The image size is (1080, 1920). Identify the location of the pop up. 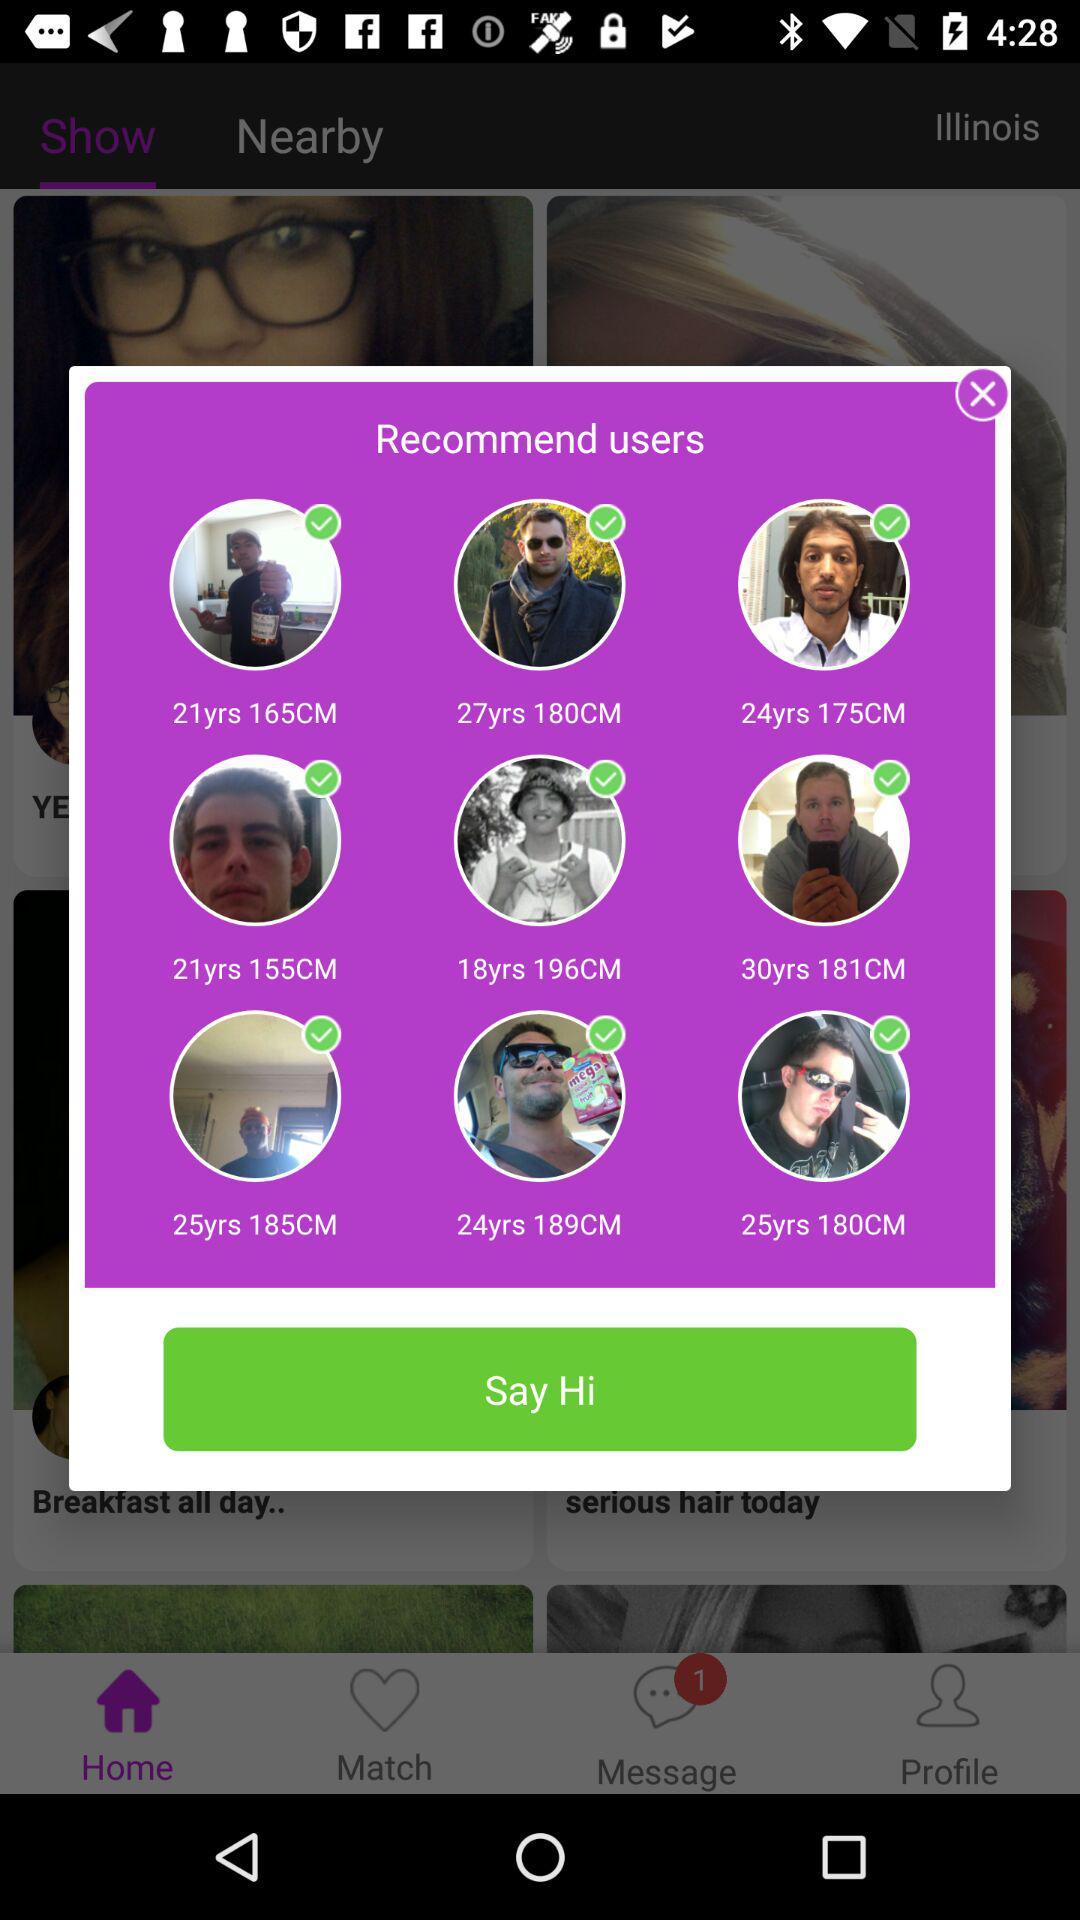
(982, 393).